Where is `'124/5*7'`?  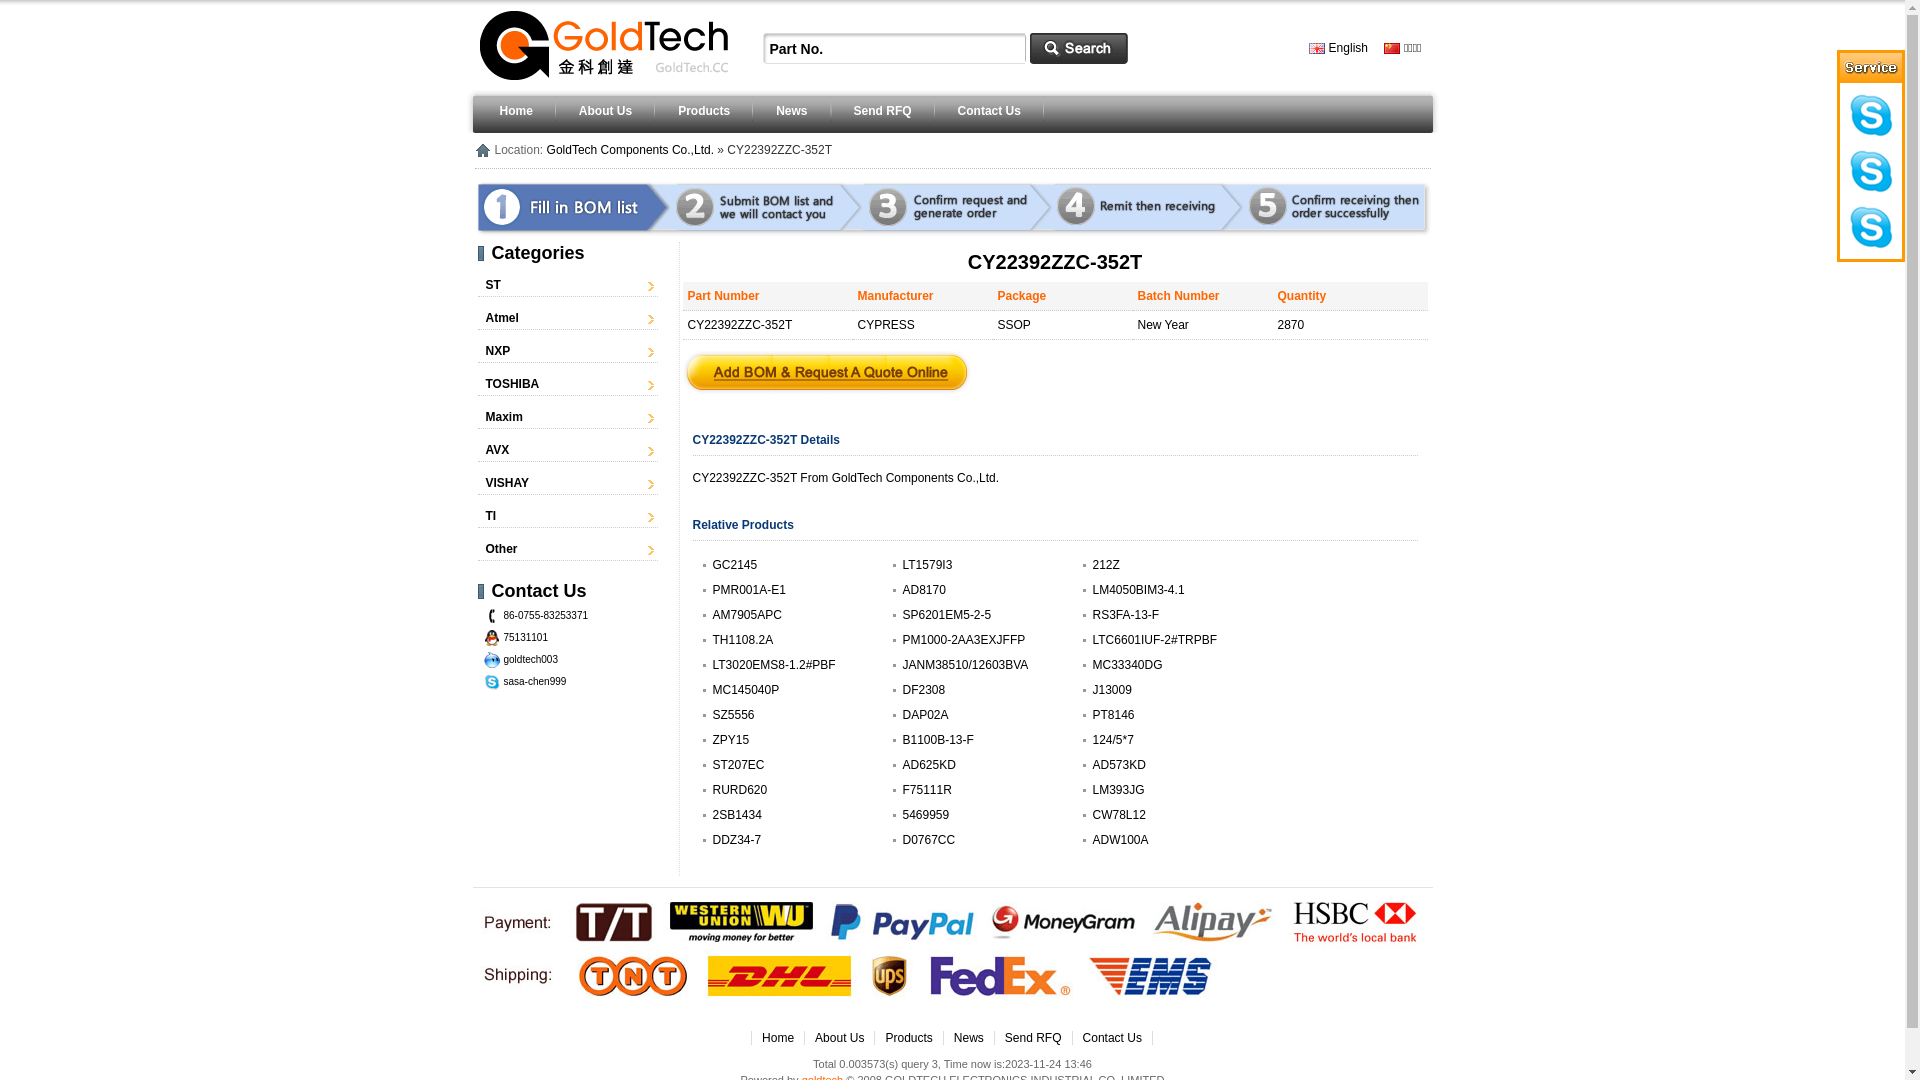 '124/5*7' is located at coordinates (1090, 740).